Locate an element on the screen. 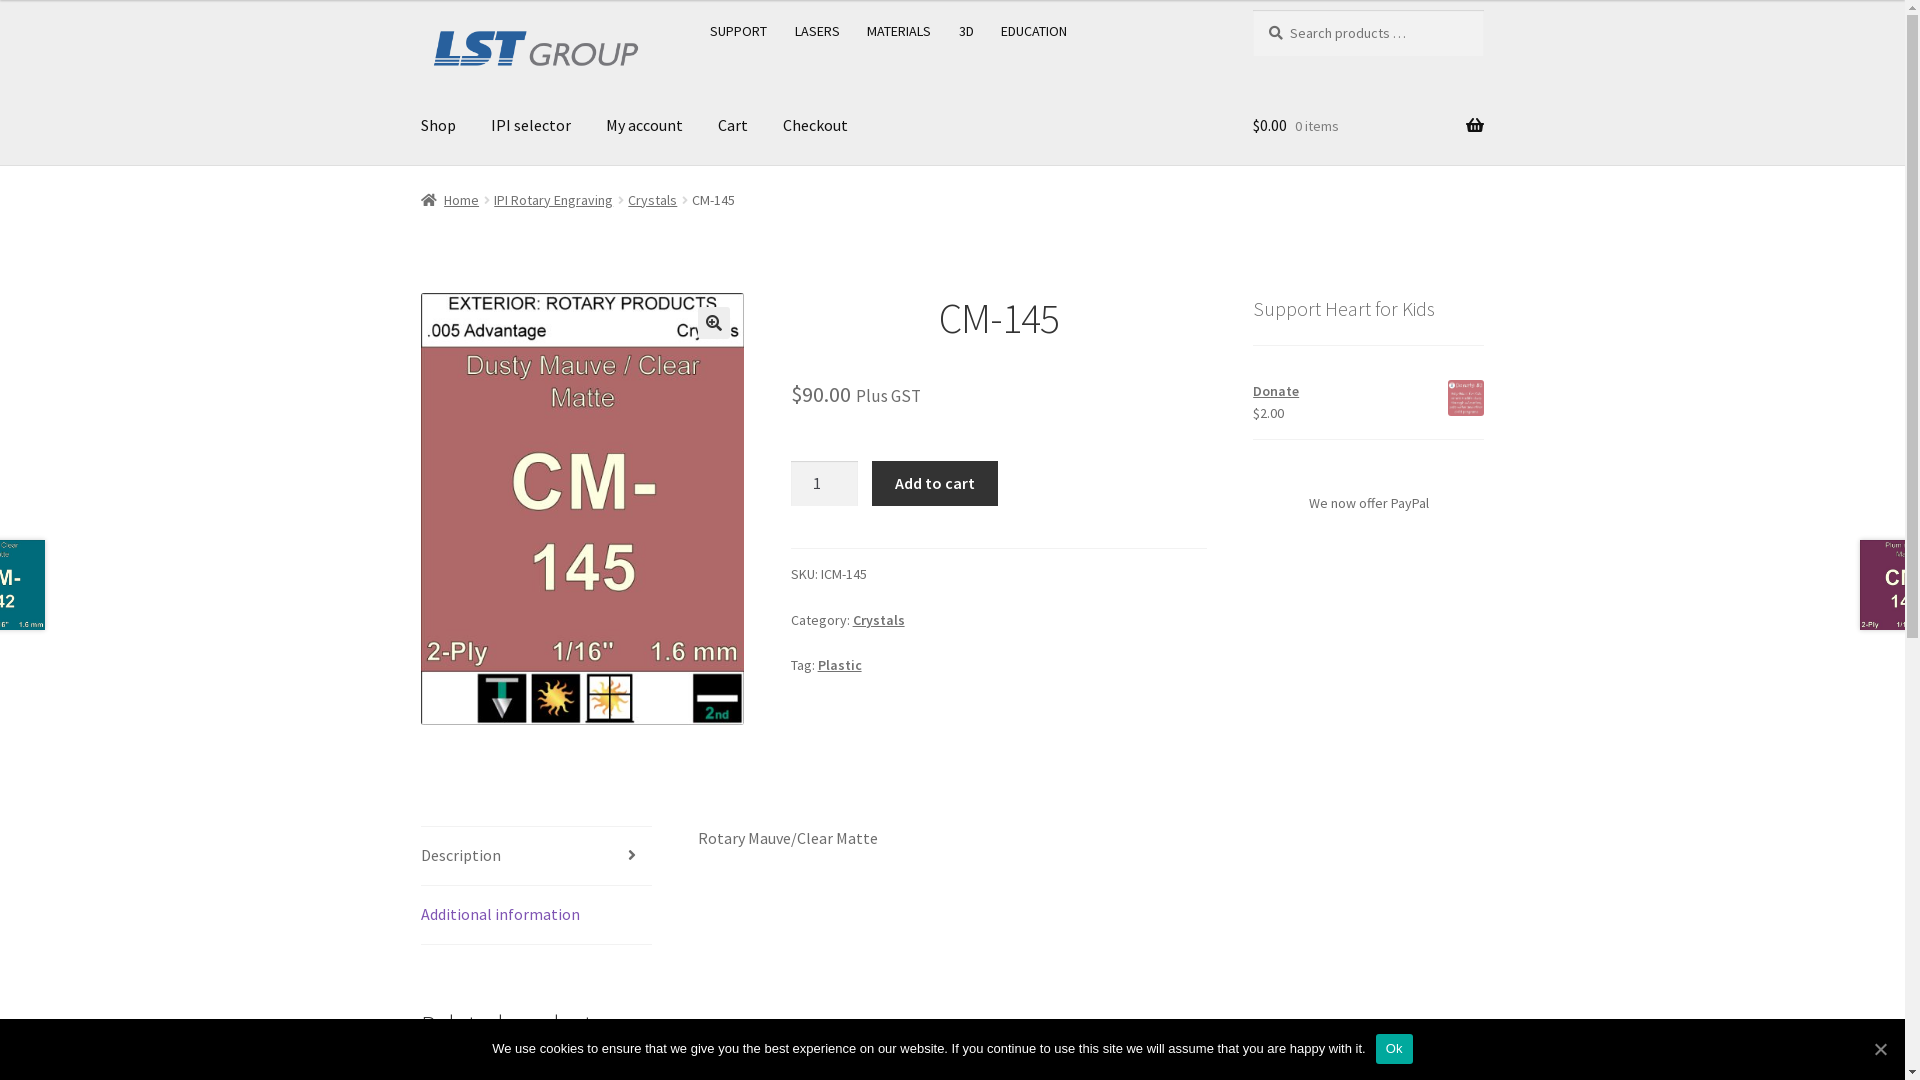 The height and width of the screenshot is (1080, 1920). 'LASERS' is located at coordinates (817, 30).